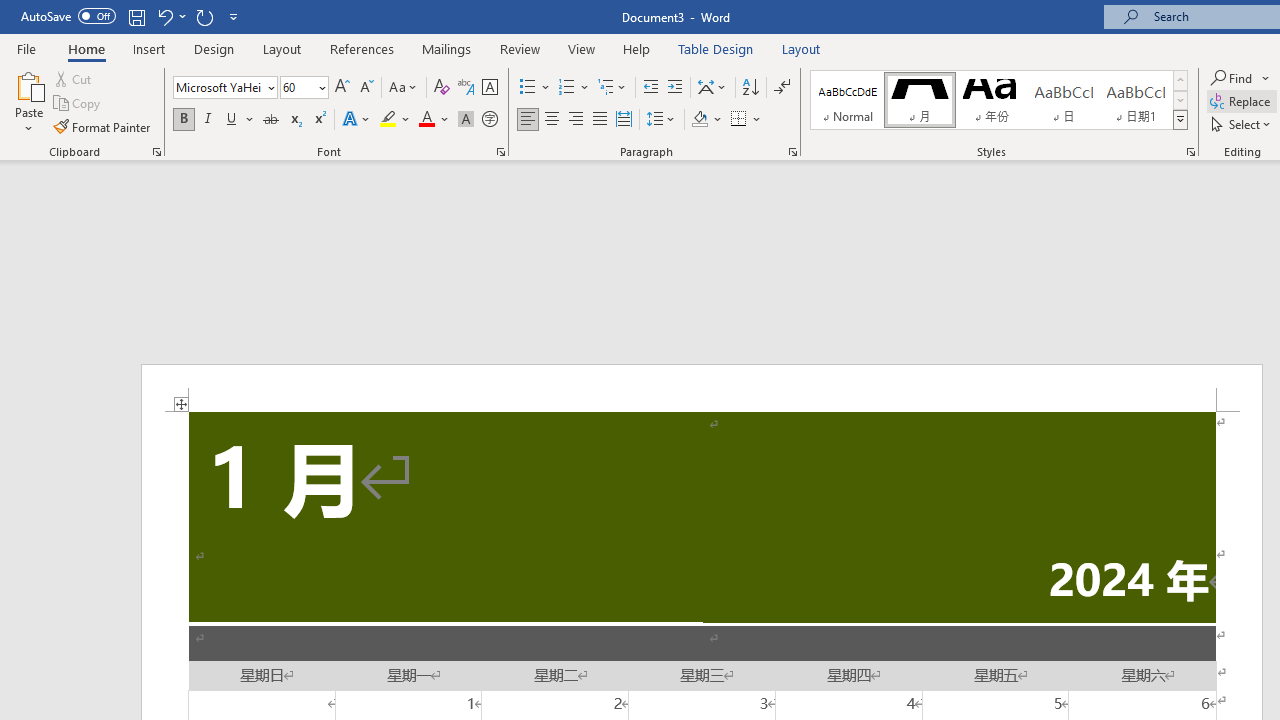 The height and width of the screenshot is (720, 1280). I want to click on 'Quick Access Toolbar', so click(130, 16).